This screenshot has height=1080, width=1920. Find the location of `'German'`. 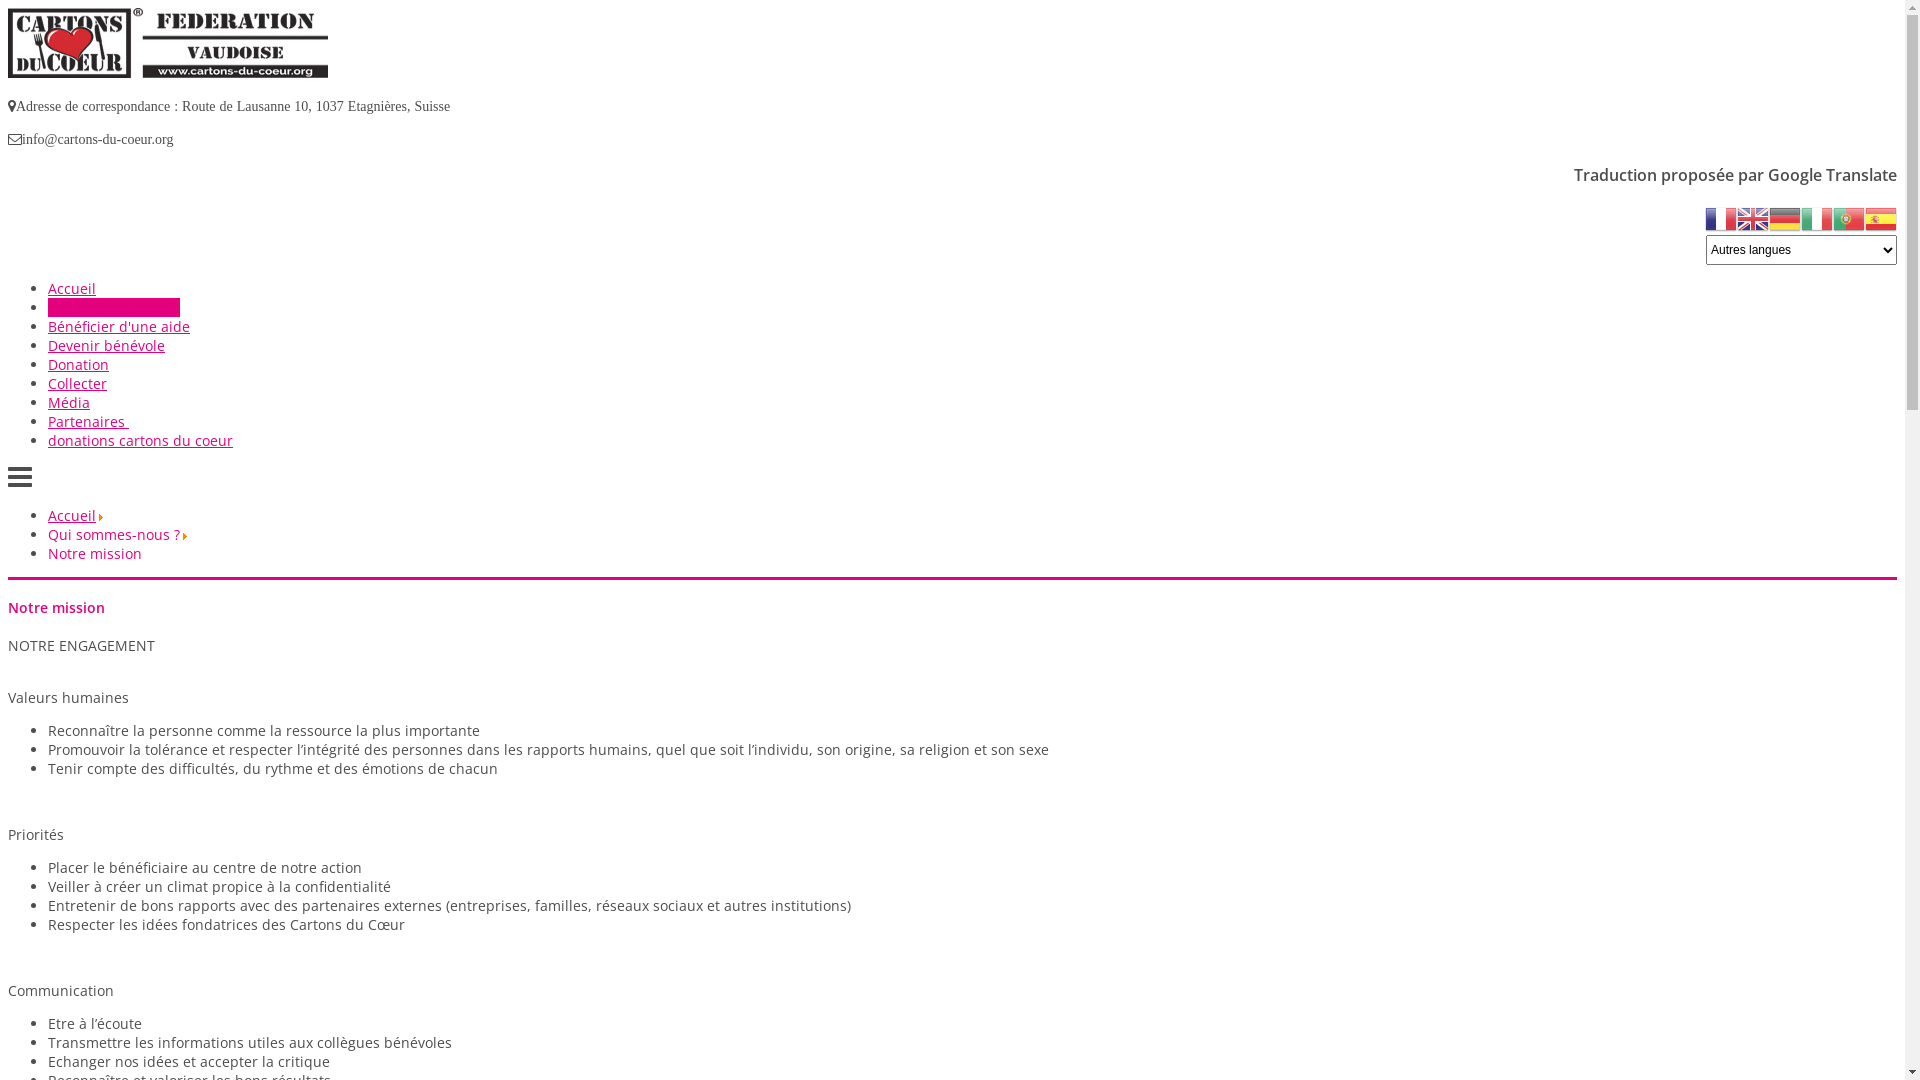

'German' is located at coordinates (1785, 217).